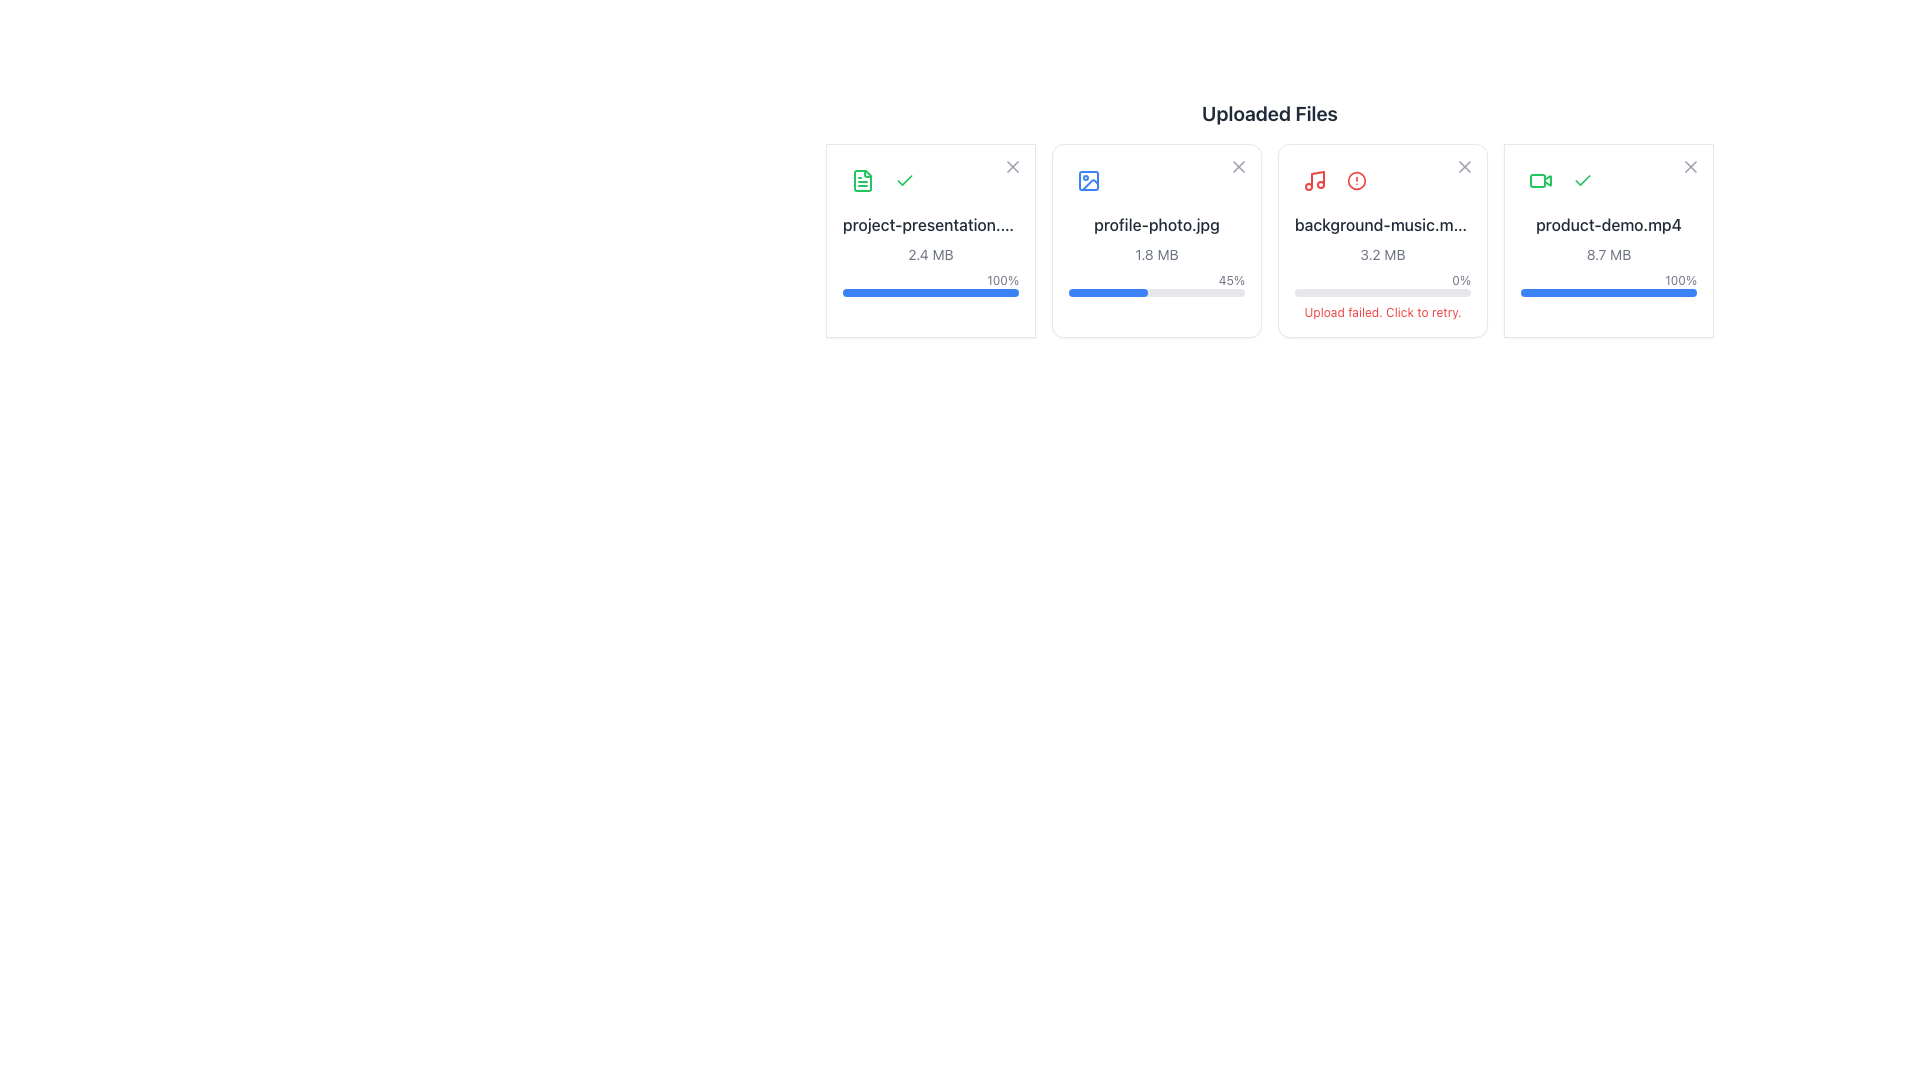  I want to click on the progress bar located at the bottom of the card for the 'product-demo.mp4' file, which indicates the file upload or download progress, so click(1608, 293).